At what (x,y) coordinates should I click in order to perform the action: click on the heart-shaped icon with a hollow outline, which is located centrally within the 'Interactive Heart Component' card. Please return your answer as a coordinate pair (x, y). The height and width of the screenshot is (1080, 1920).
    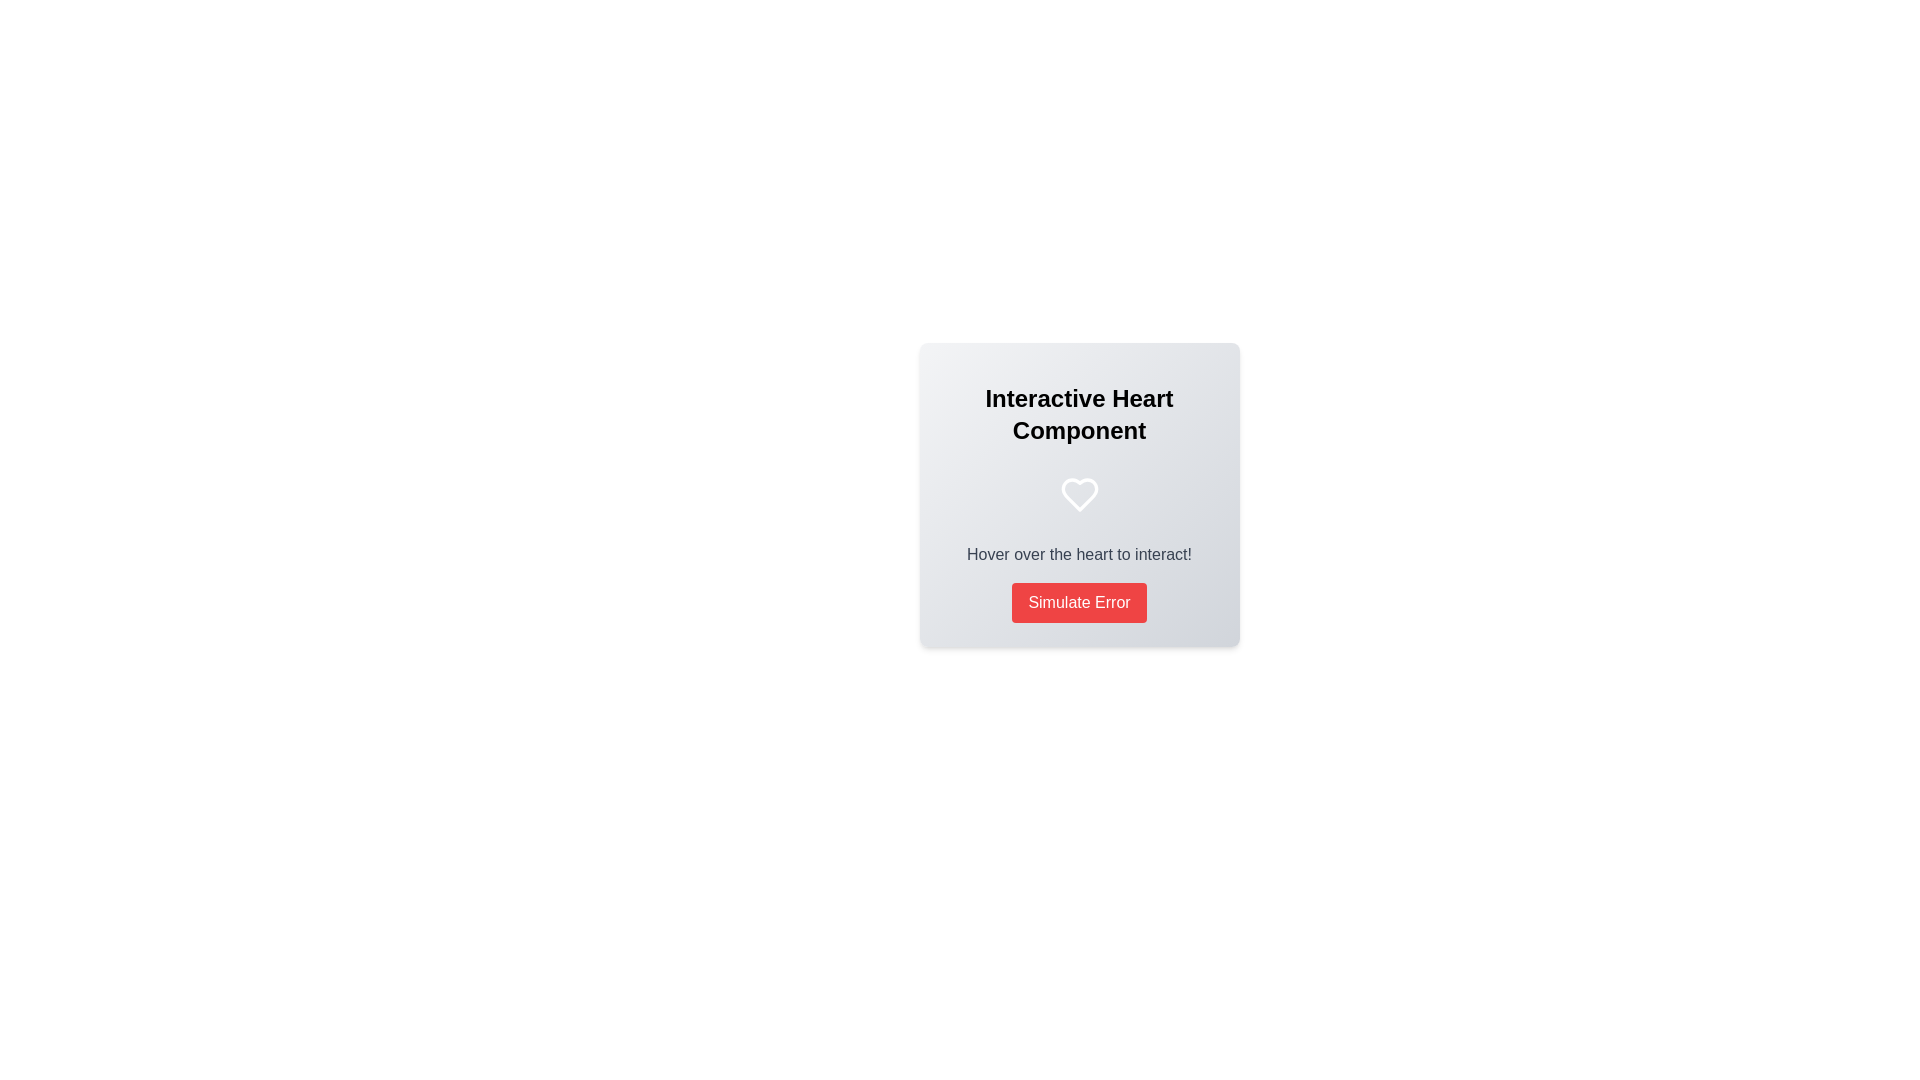
    Looking at the image, I should click on (1078, 494).